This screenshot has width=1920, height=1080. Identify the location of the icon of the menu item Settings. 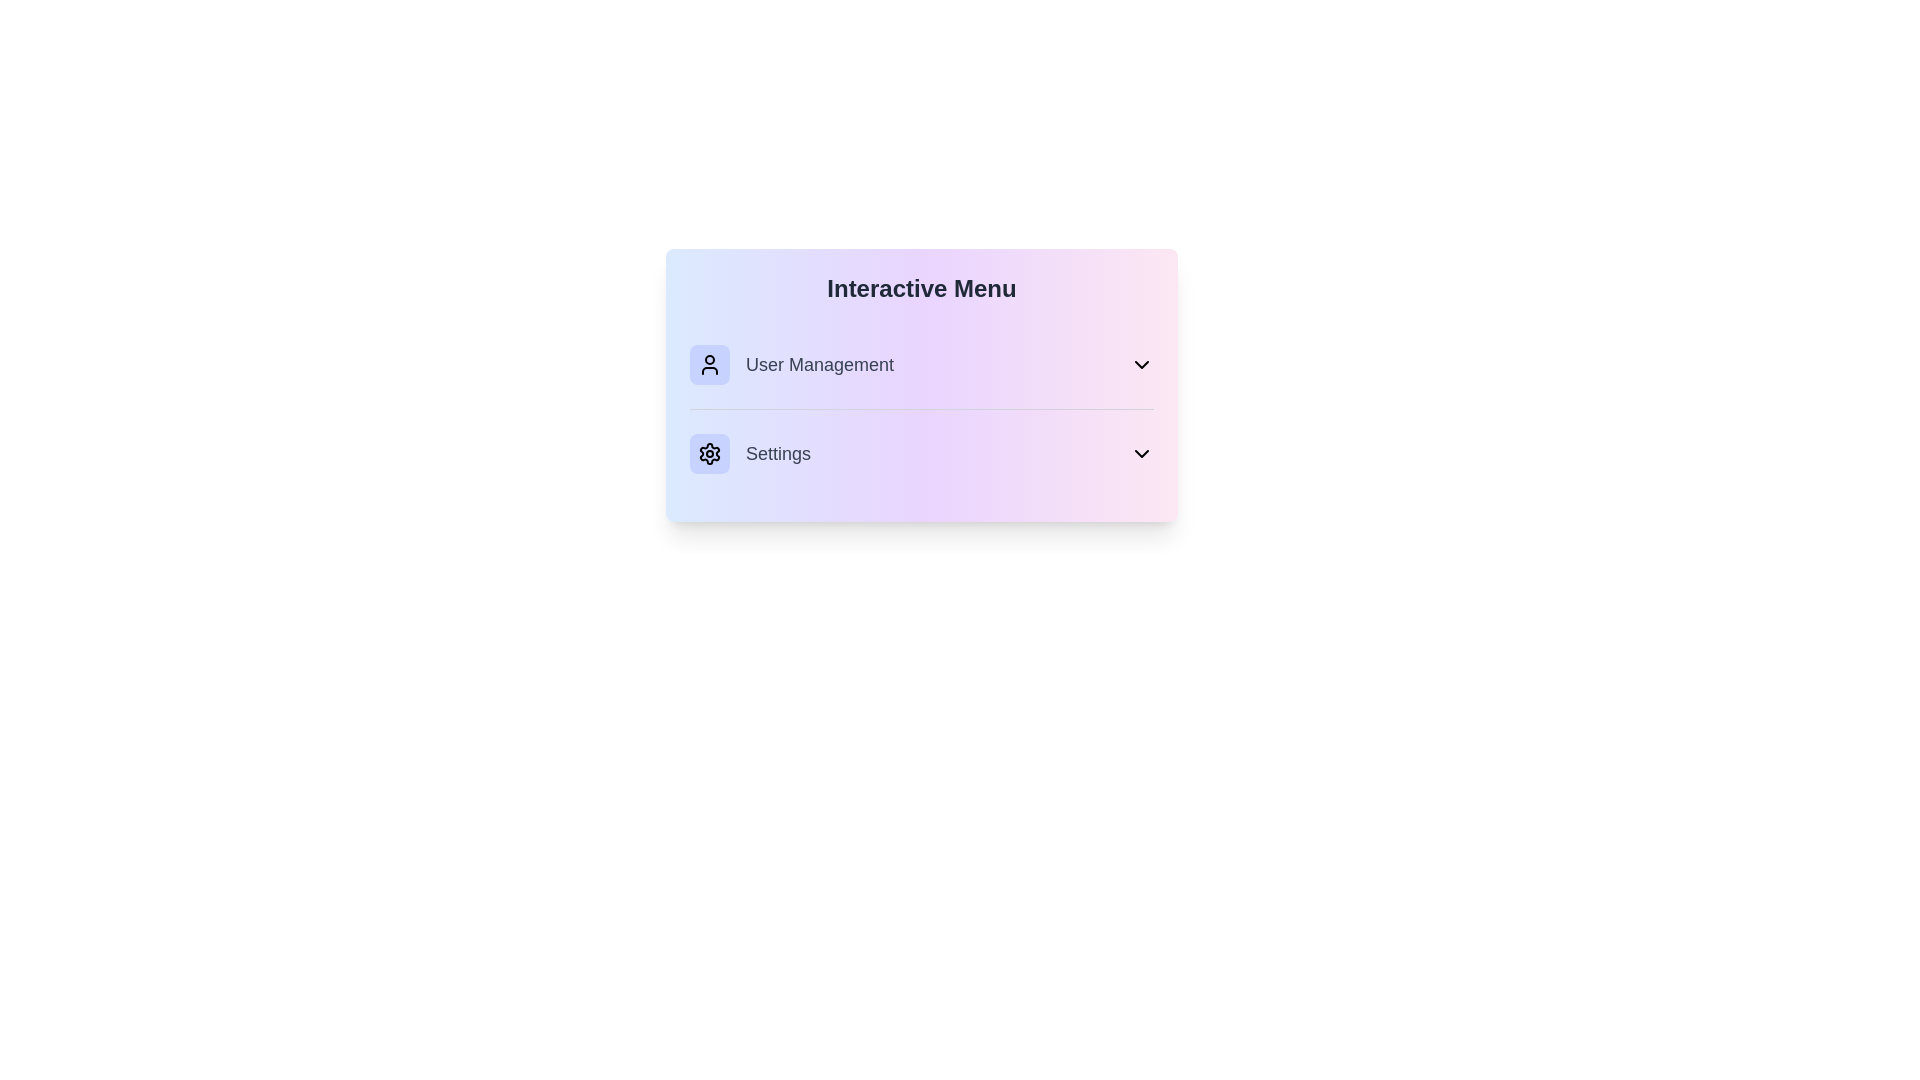
(710, 454).